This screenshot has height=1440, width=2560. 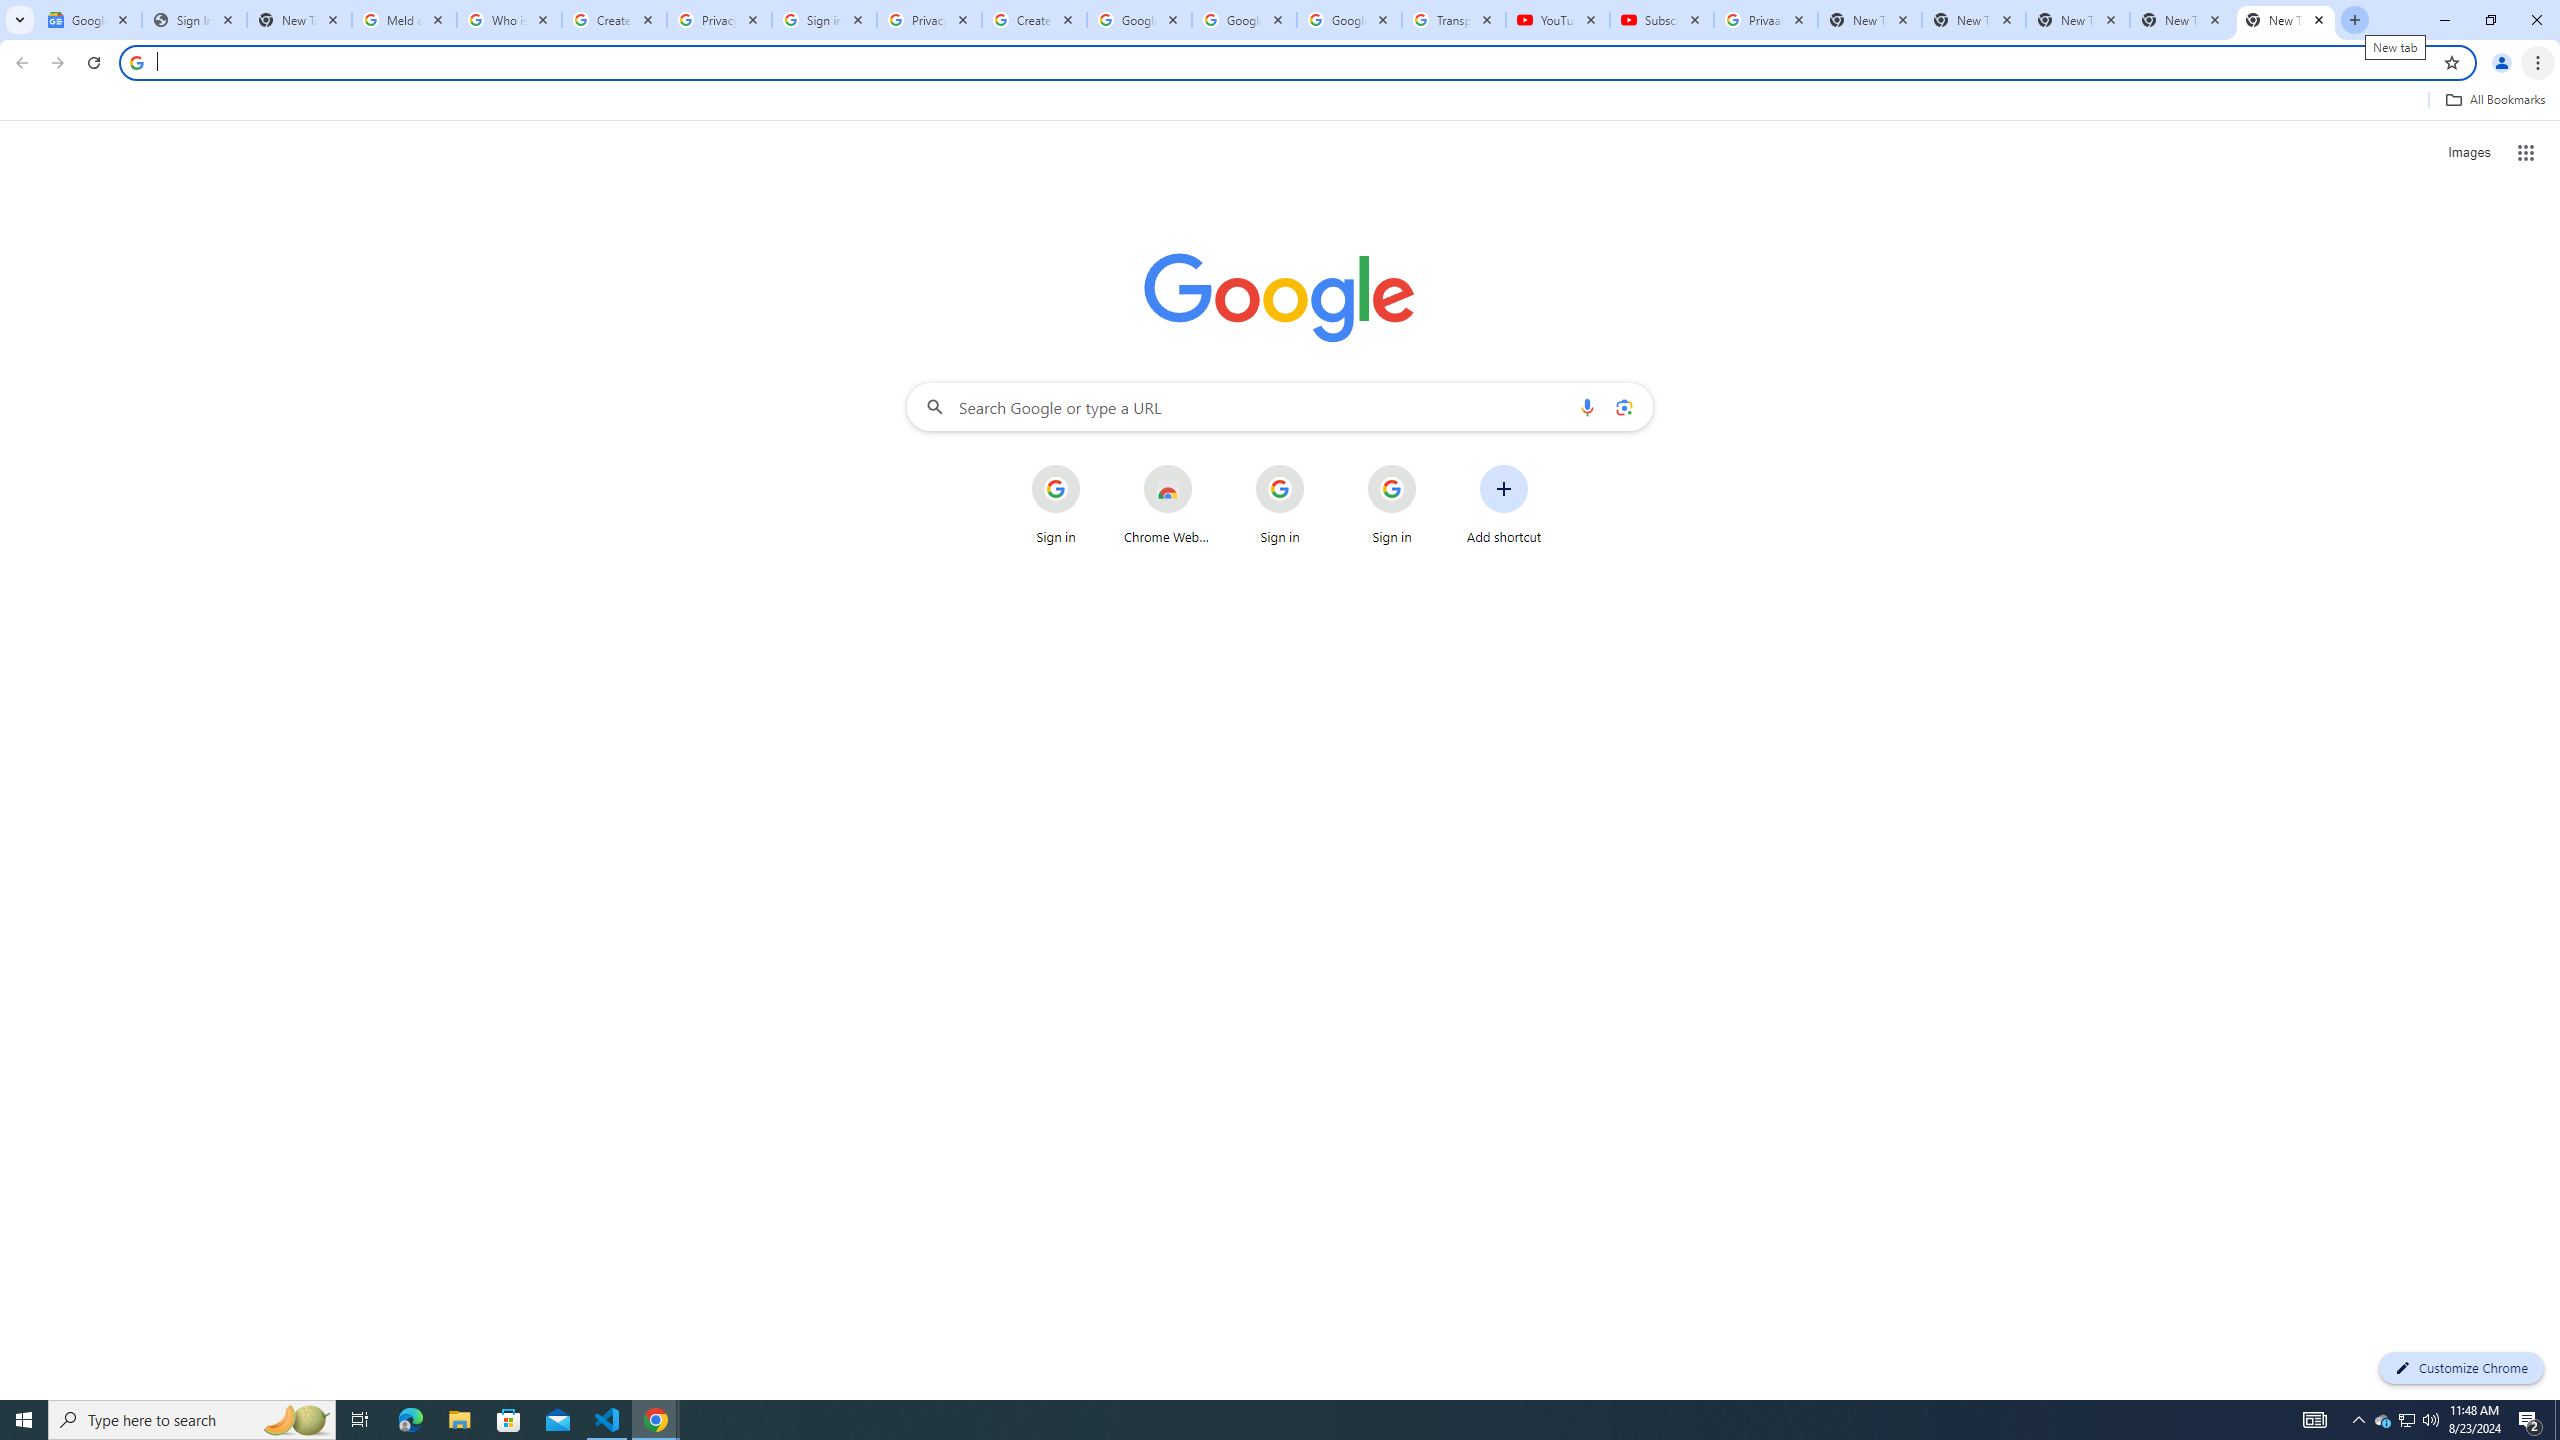 I want to click on 'Sign In - USA TODAY', so click(x=193, y=19).